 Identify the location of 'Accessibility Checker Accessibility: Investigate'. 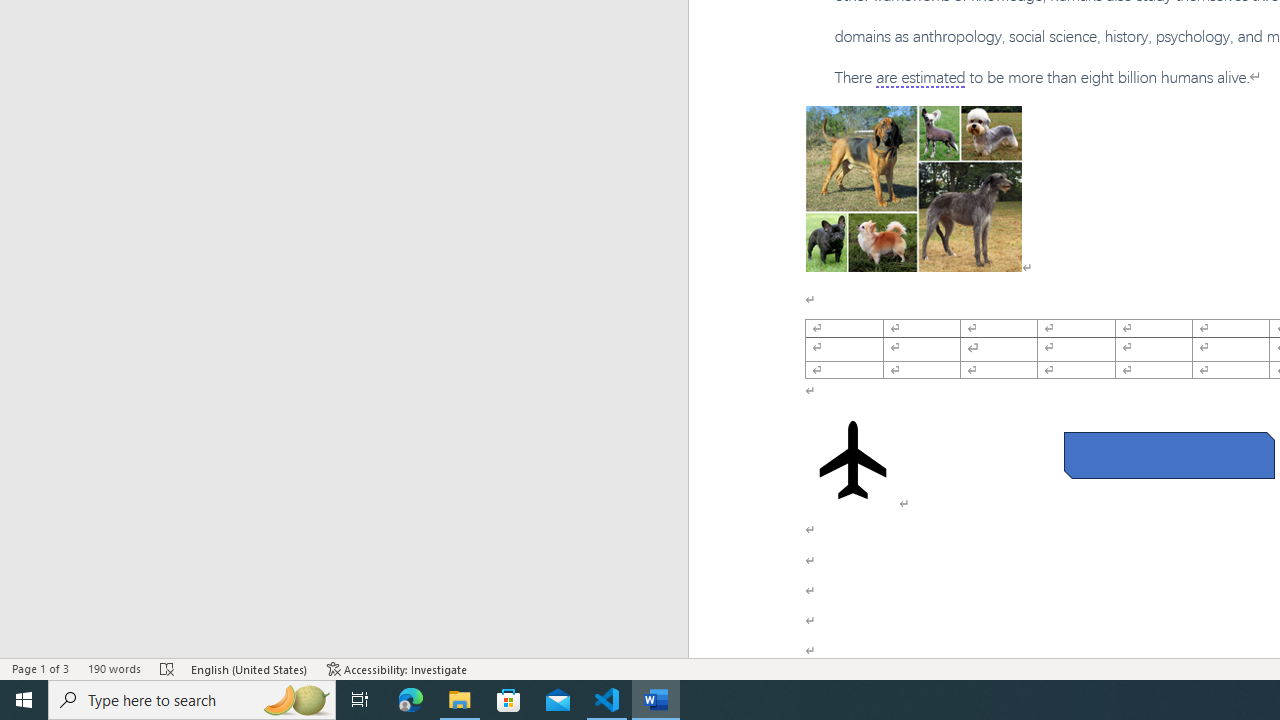
(397, 669).